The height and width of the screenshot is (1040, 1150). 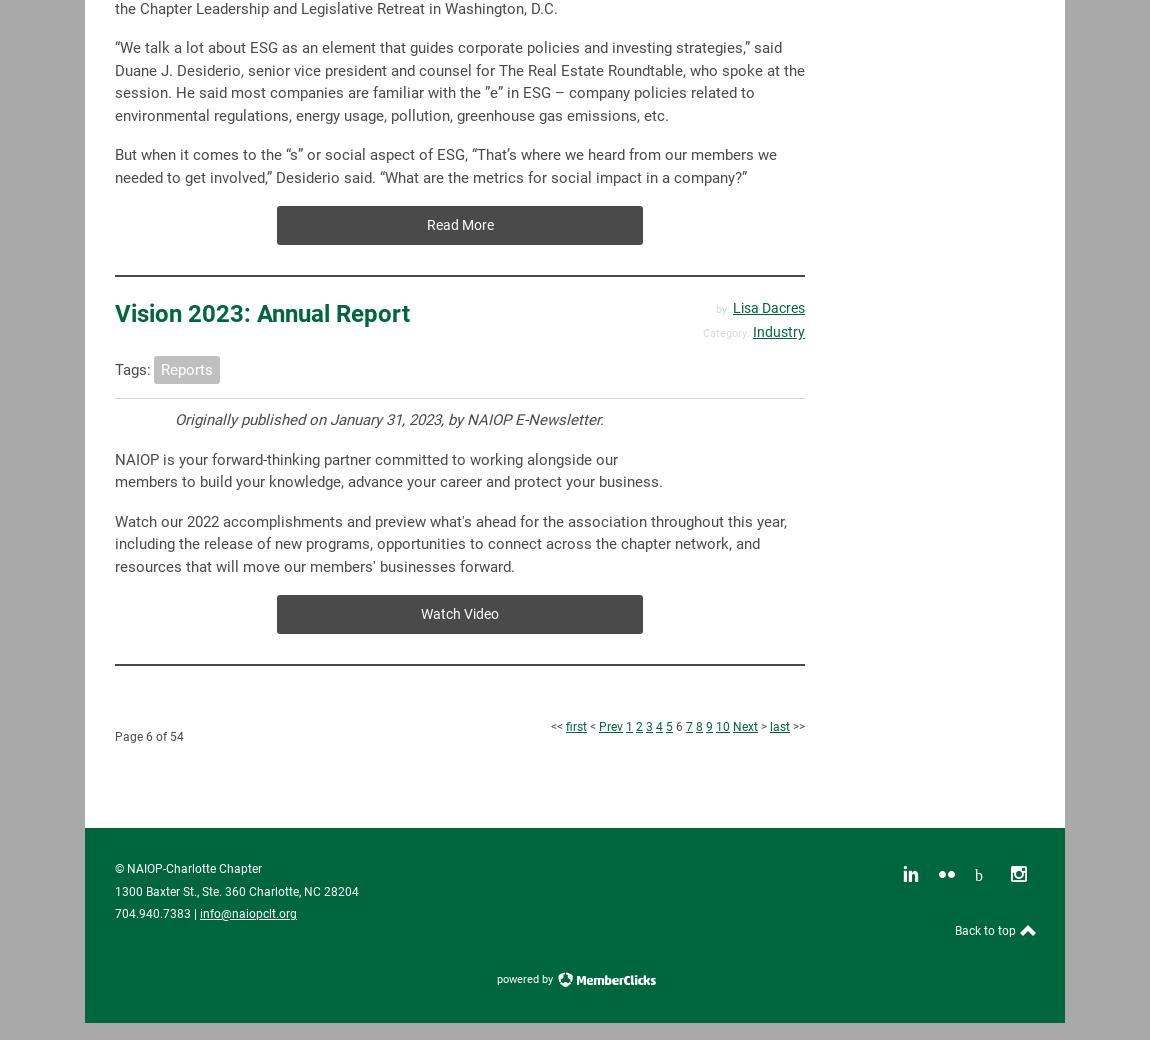 I want to click on '“We talk a lot about ESG as an element that guides corporate policies and investing strategies,” said Duane J. Desiderio, senior vice president and counsel for The Real Estate Roundtable, who spoke at the session. He said most companies are familiar with the ”e” in ESG – company policies related to environmental regulations, energy usage, pollution, greenhouse gas emissions, etc.', so click(x=460, y=80).